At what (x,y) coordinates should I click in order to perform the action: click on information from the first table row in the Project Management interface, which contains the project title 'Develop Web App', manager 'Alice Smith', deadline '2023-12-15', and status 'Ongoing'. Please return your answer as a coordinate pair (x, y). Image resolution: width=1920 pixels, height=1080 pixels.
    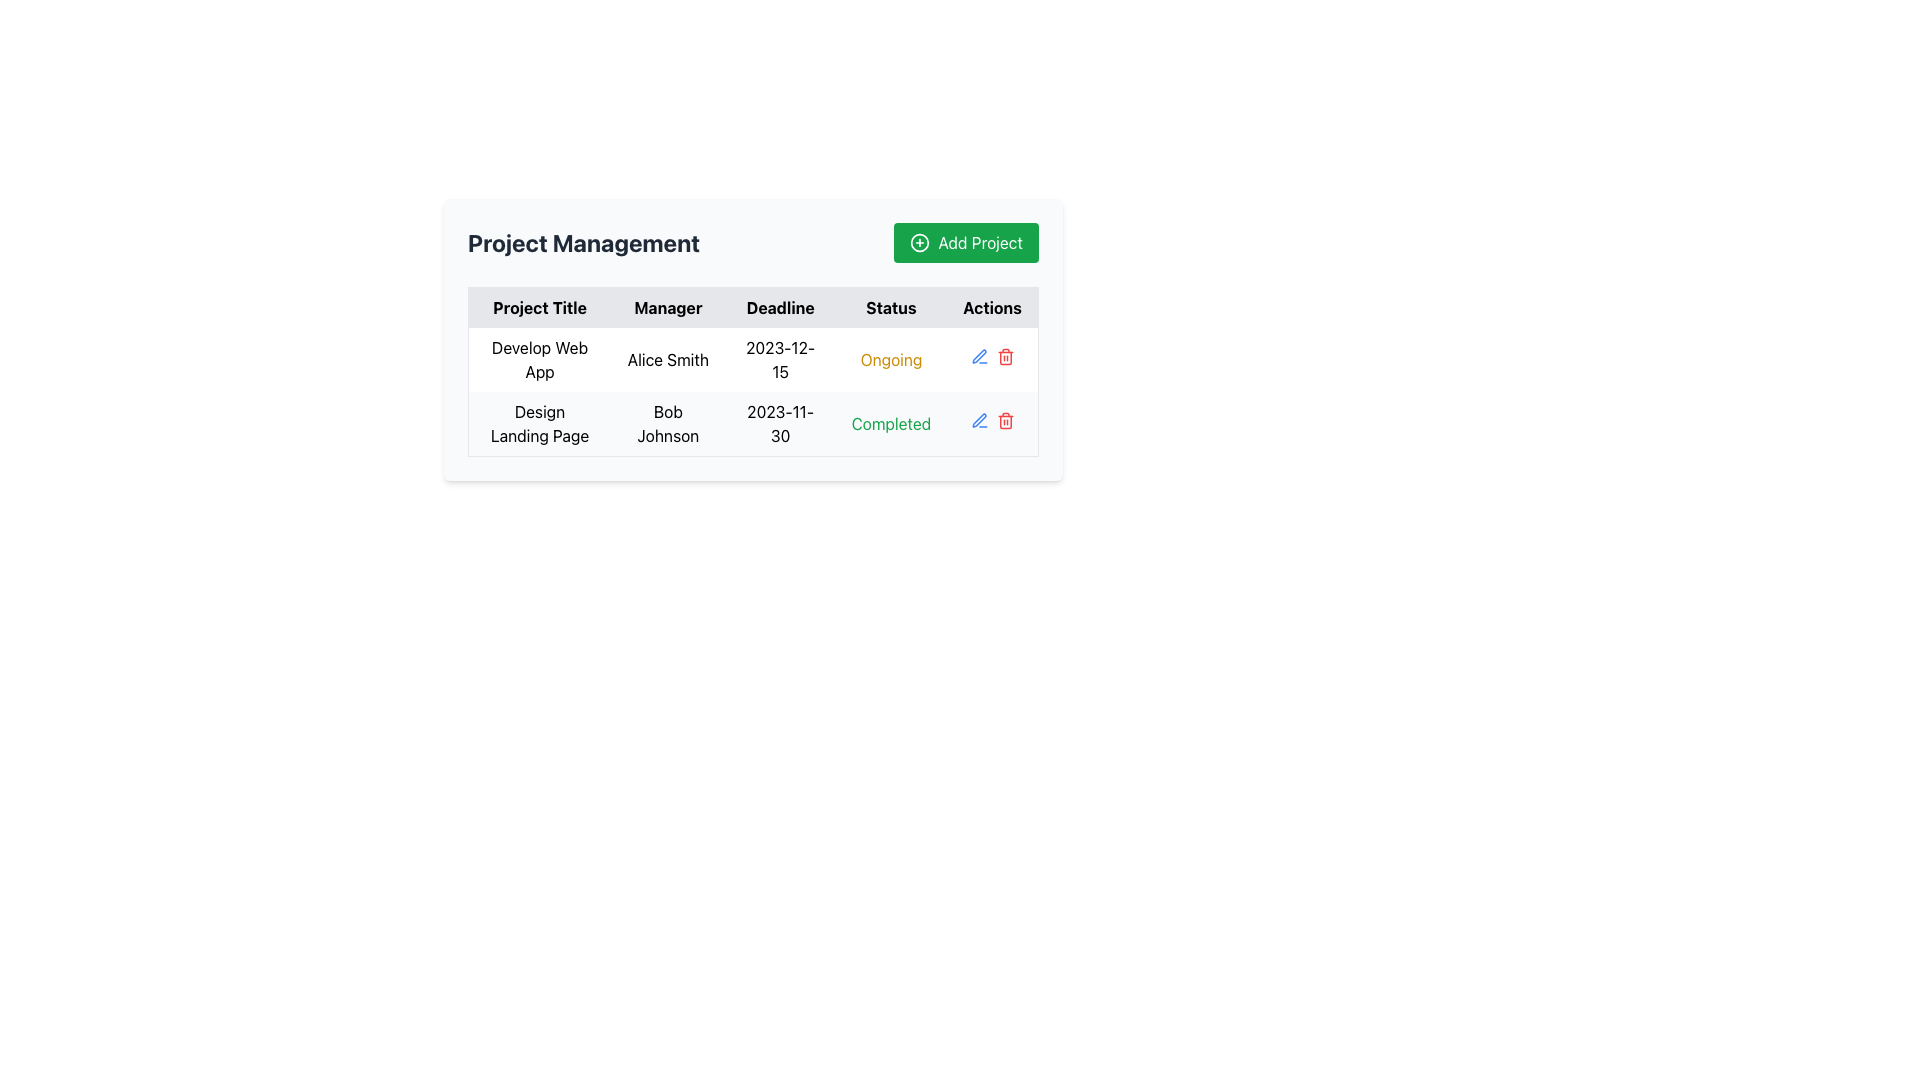
    Looking at the image, I should click on (752, 392).